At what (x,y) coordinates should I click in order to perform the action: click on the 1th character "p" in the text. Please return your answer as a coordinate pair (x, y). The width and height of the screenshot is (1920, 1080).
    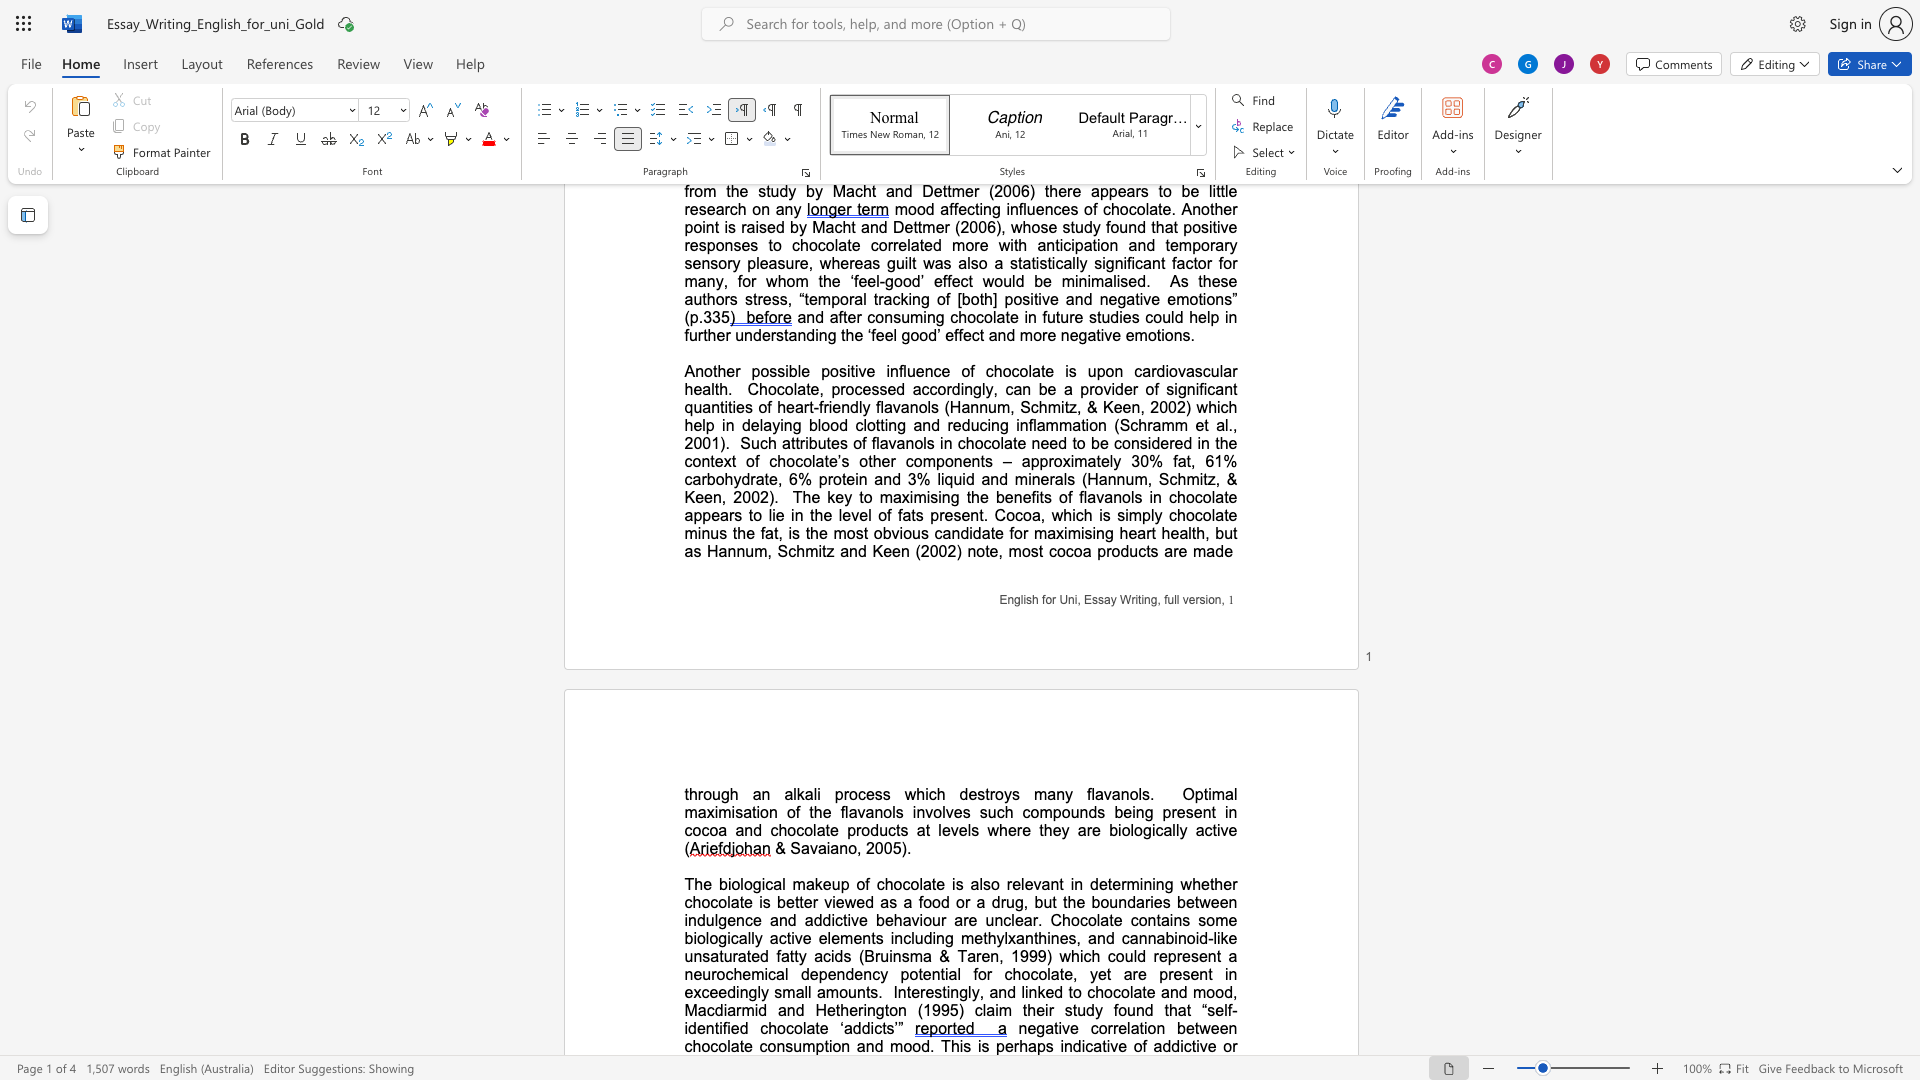
    Looking at the image, I should click on (1000, 1045).